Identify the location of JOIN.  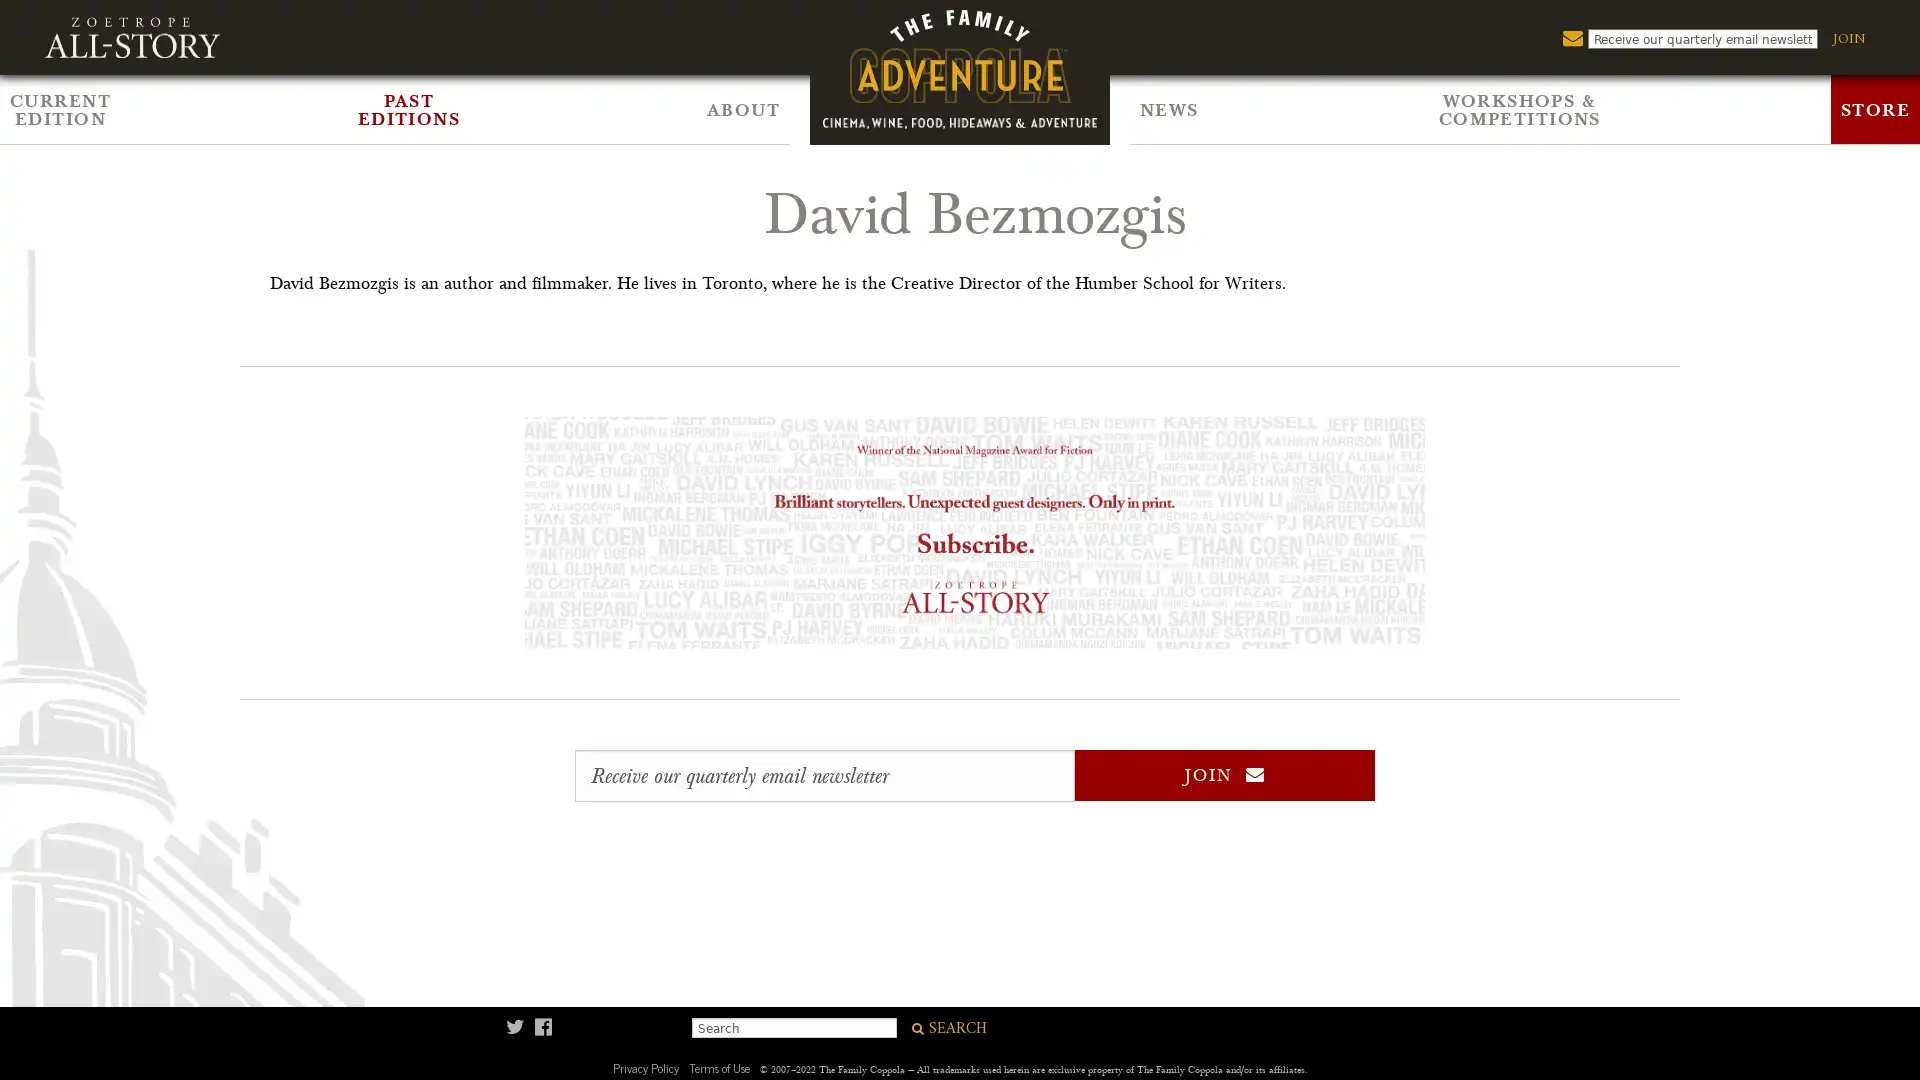
(1847, 38).